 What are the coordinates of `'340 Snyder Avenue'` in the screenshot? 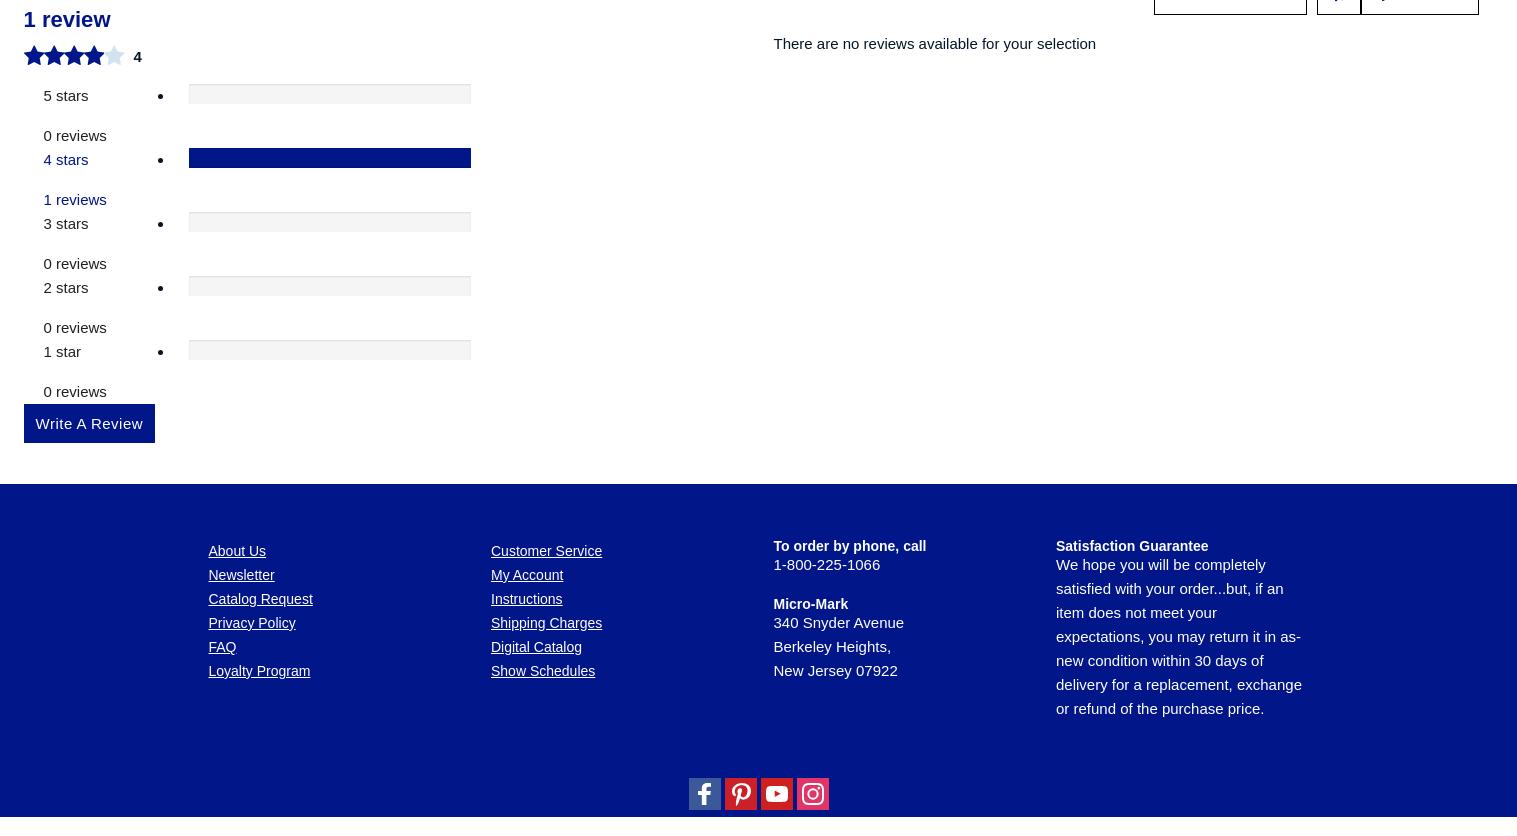 It's located at (838, 280).